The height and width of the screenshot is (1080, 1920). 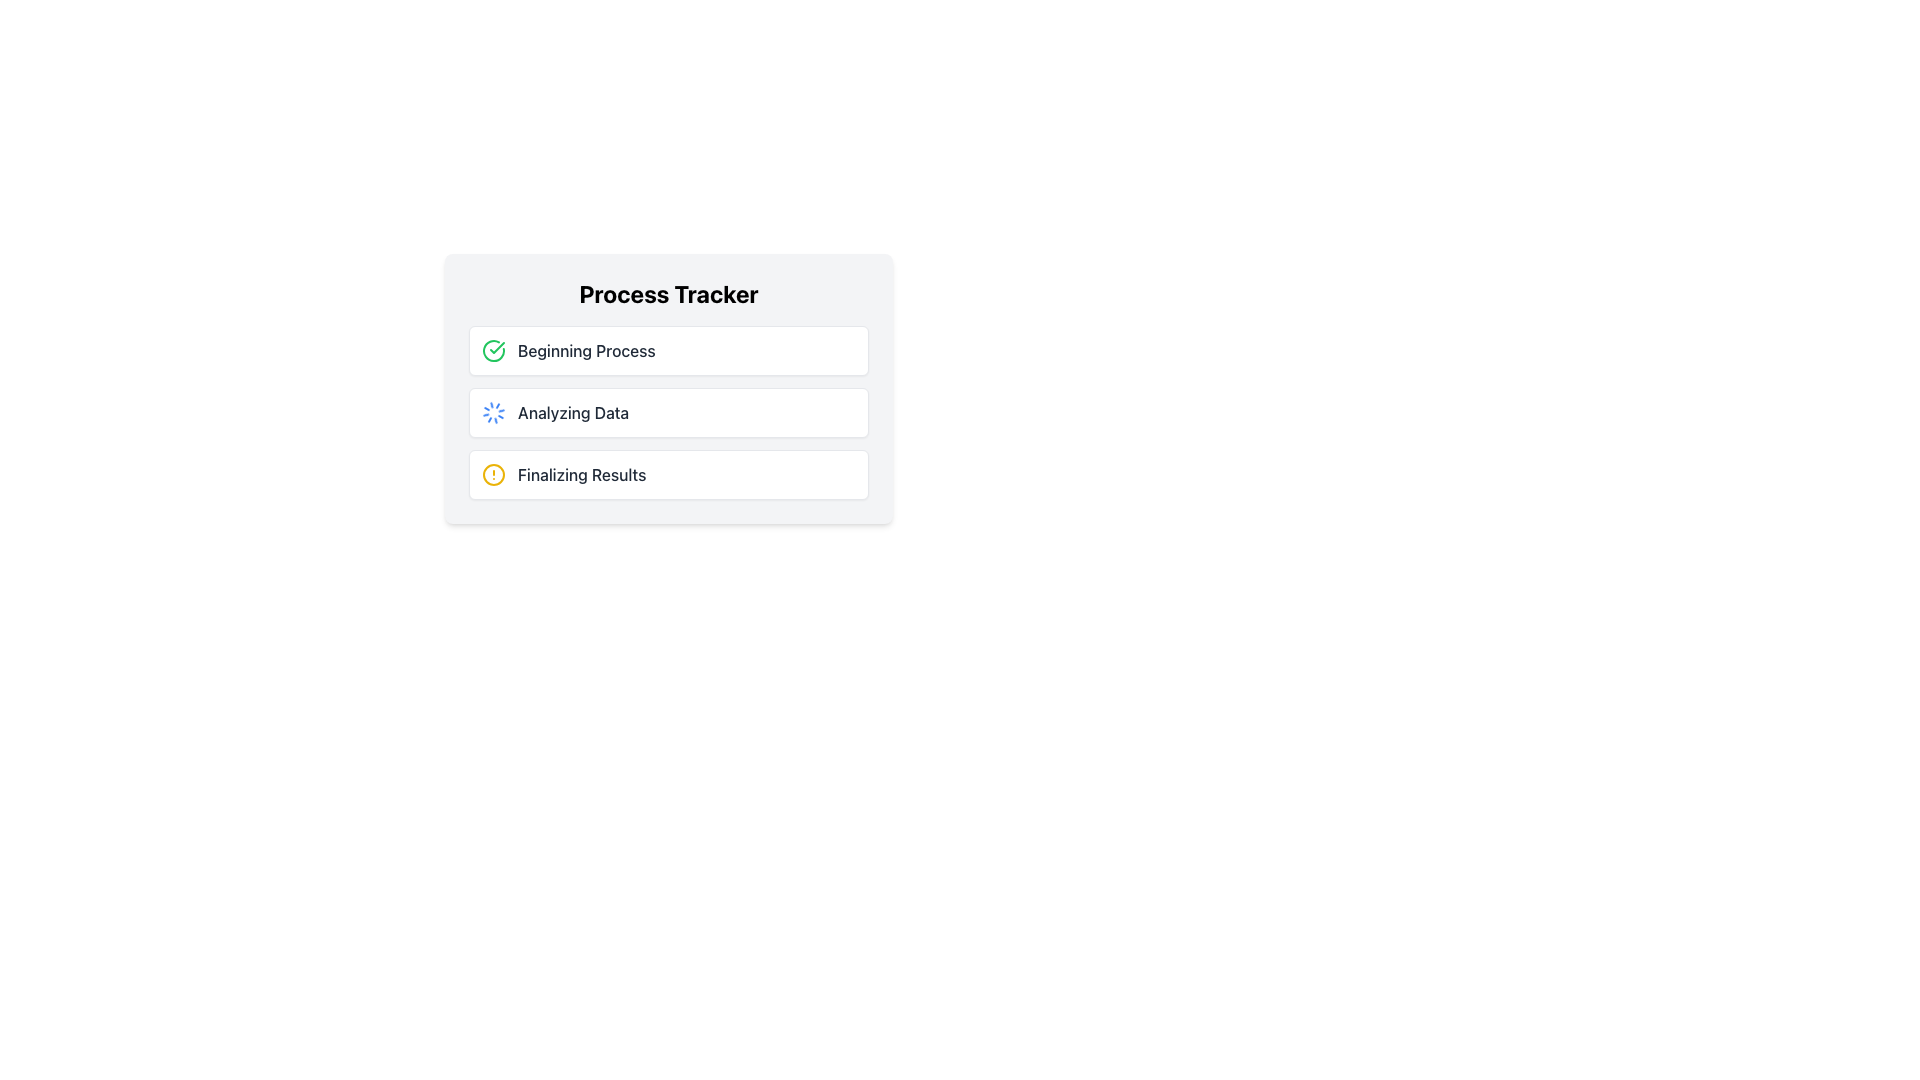 What do you see at coordinates (494, 349) in the screenshot?
I see `the visual icon representing the 'Beginning Process' item in the progress tracker list` at bounding box center [494, 349].